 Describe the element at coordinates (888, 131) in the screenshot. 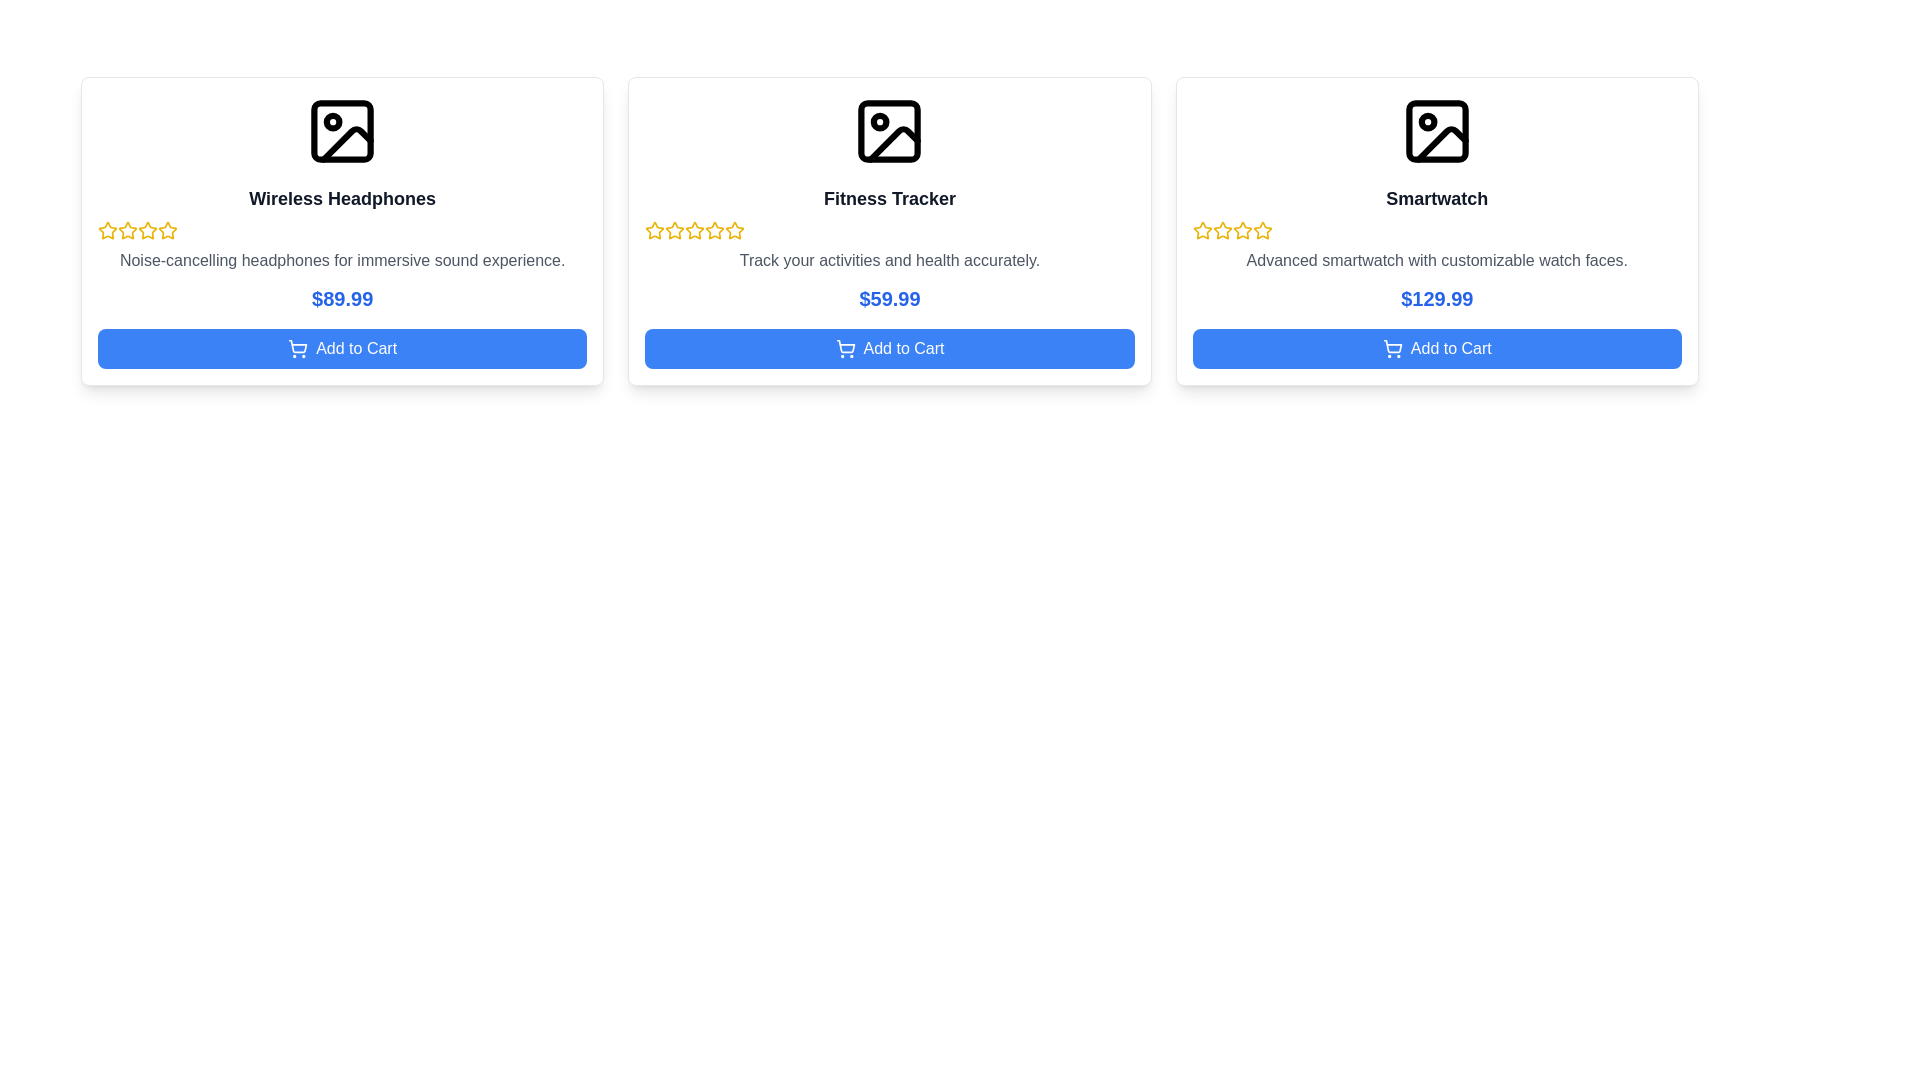

I see `the image representing the product` at that location.